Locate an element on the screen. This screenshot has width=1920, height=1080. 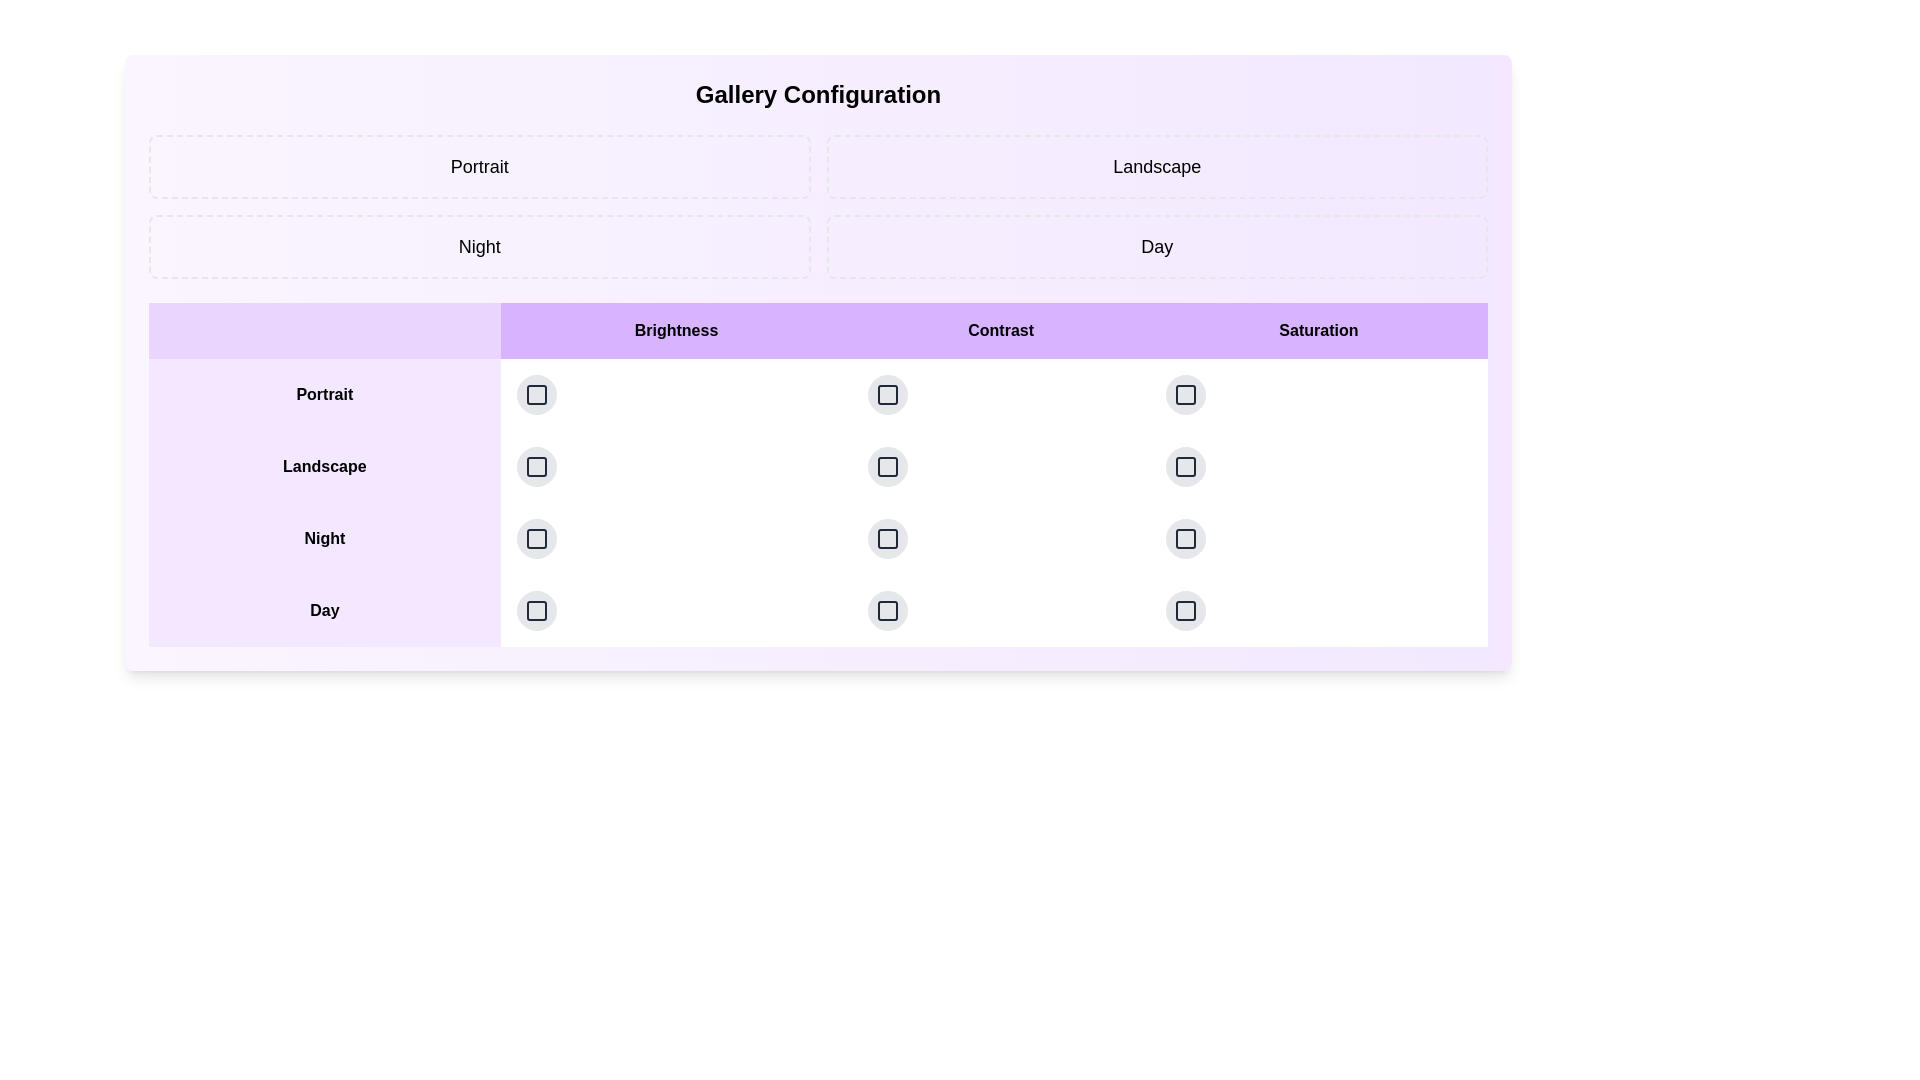
the interactive button for selecting or deselecting the 'Contrast' parameter in the configuration located at the third row (Night) and second column (Contrast) is located at coordinates (887, 538).